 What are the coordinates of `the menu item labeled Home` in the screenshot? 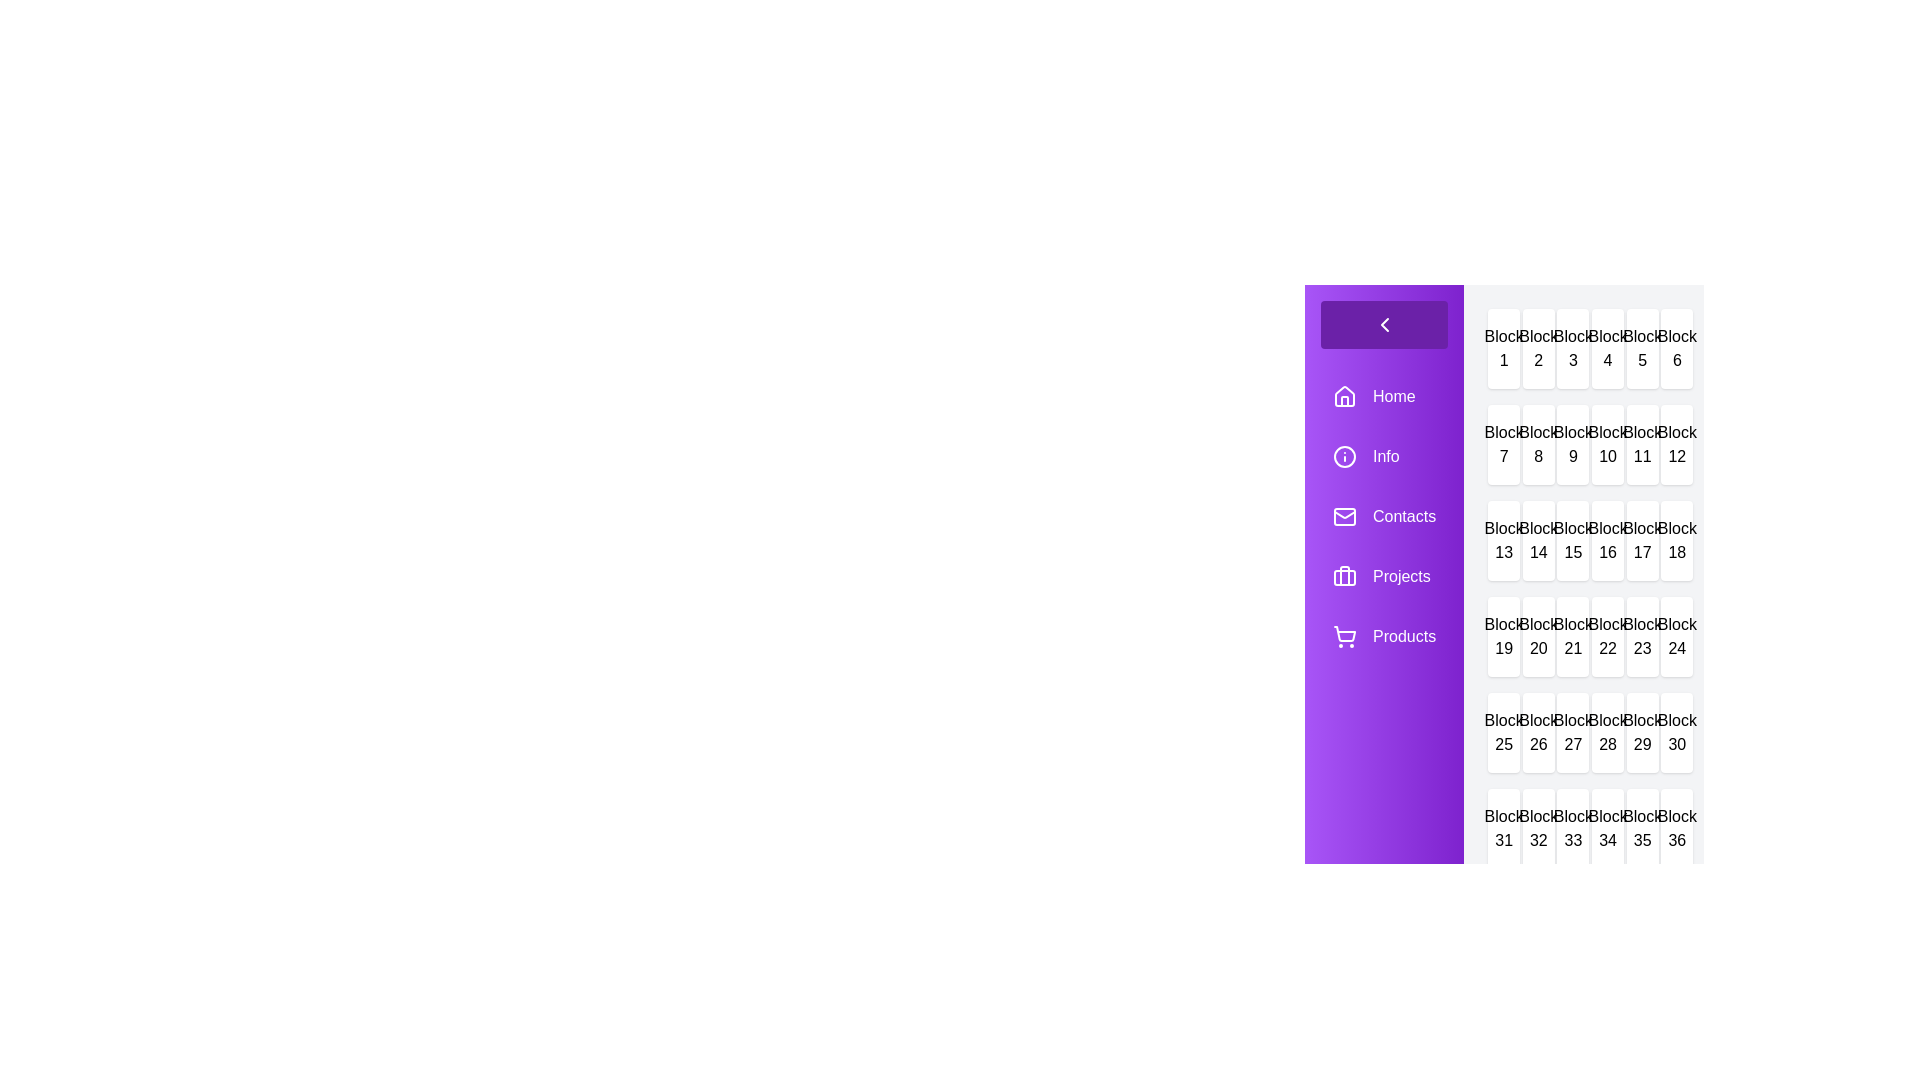 It's located at (1383, 397).